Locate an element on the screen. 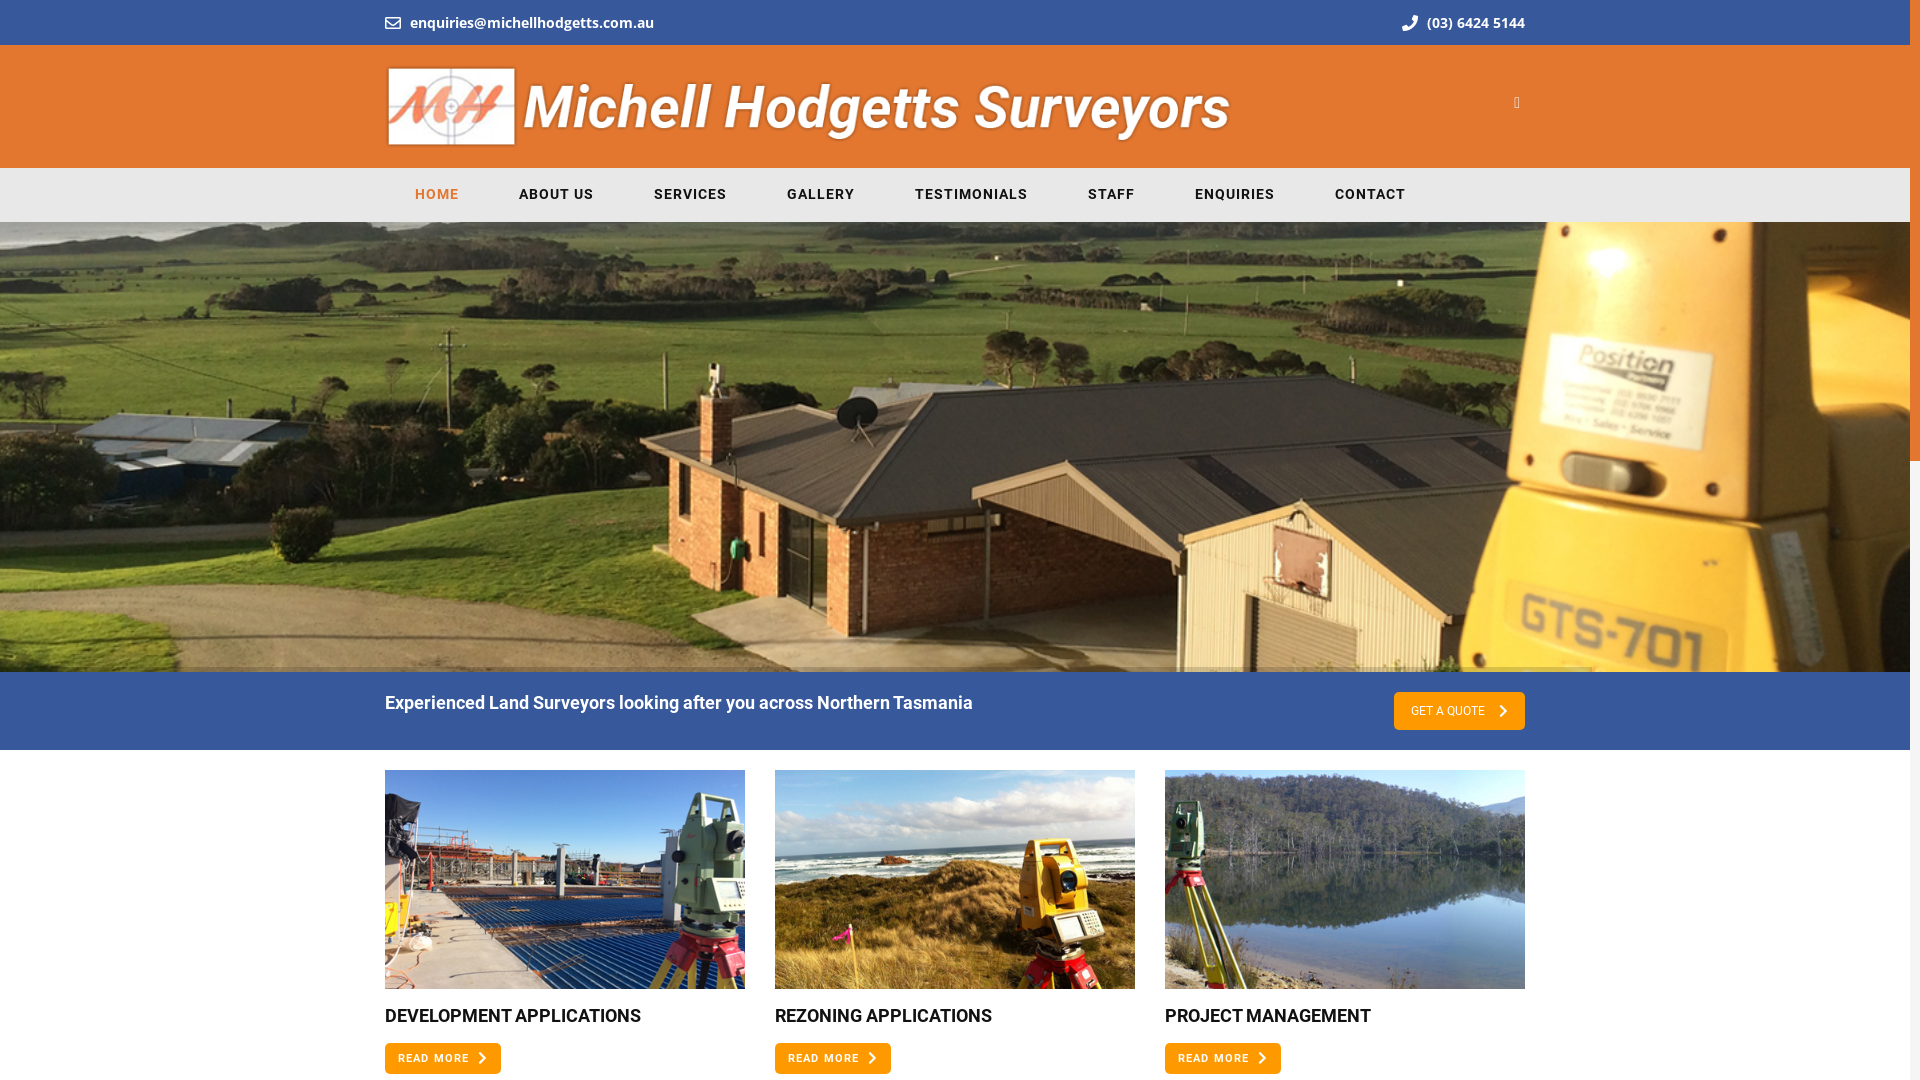 This screenshot has height=1080, width=1920. 'GET A QUOTE' is located at coordinates (1459, 709).